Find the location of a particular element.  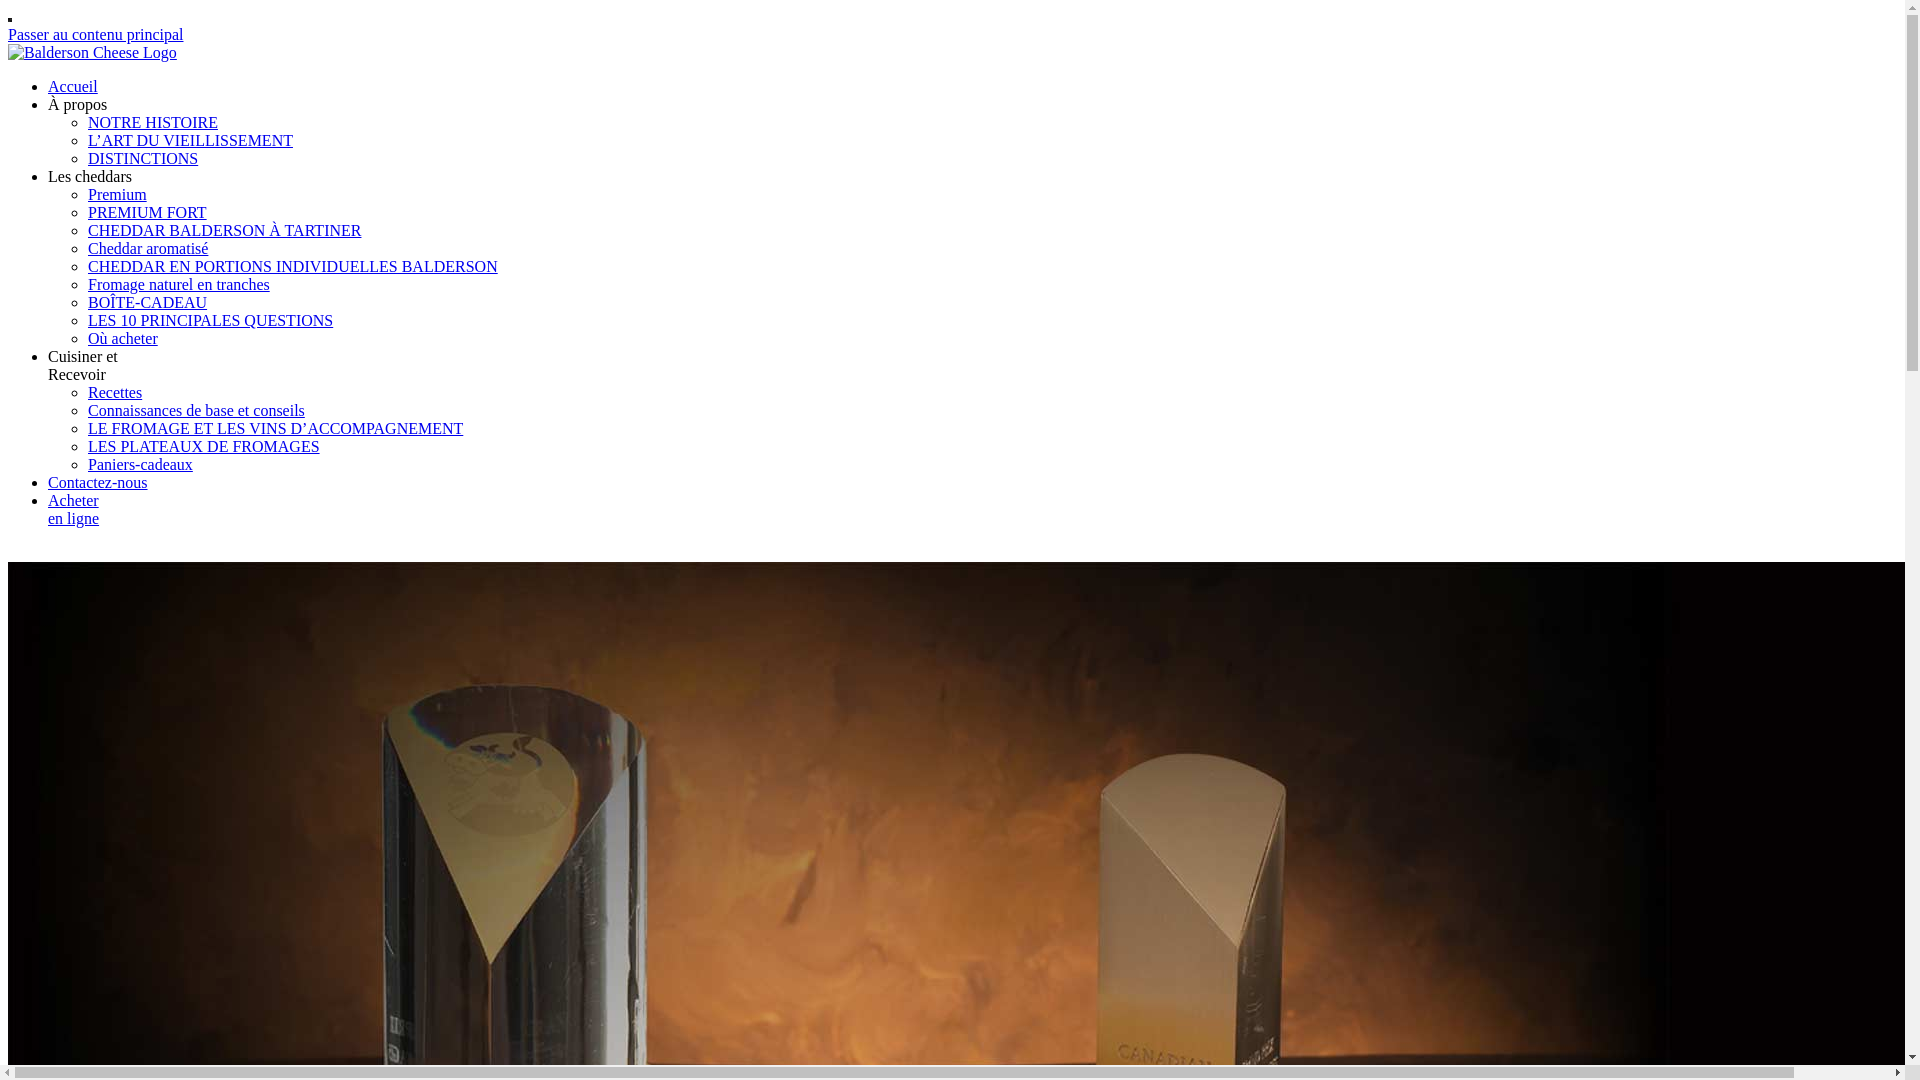

'Premium' is located at coordinates (116, 194).